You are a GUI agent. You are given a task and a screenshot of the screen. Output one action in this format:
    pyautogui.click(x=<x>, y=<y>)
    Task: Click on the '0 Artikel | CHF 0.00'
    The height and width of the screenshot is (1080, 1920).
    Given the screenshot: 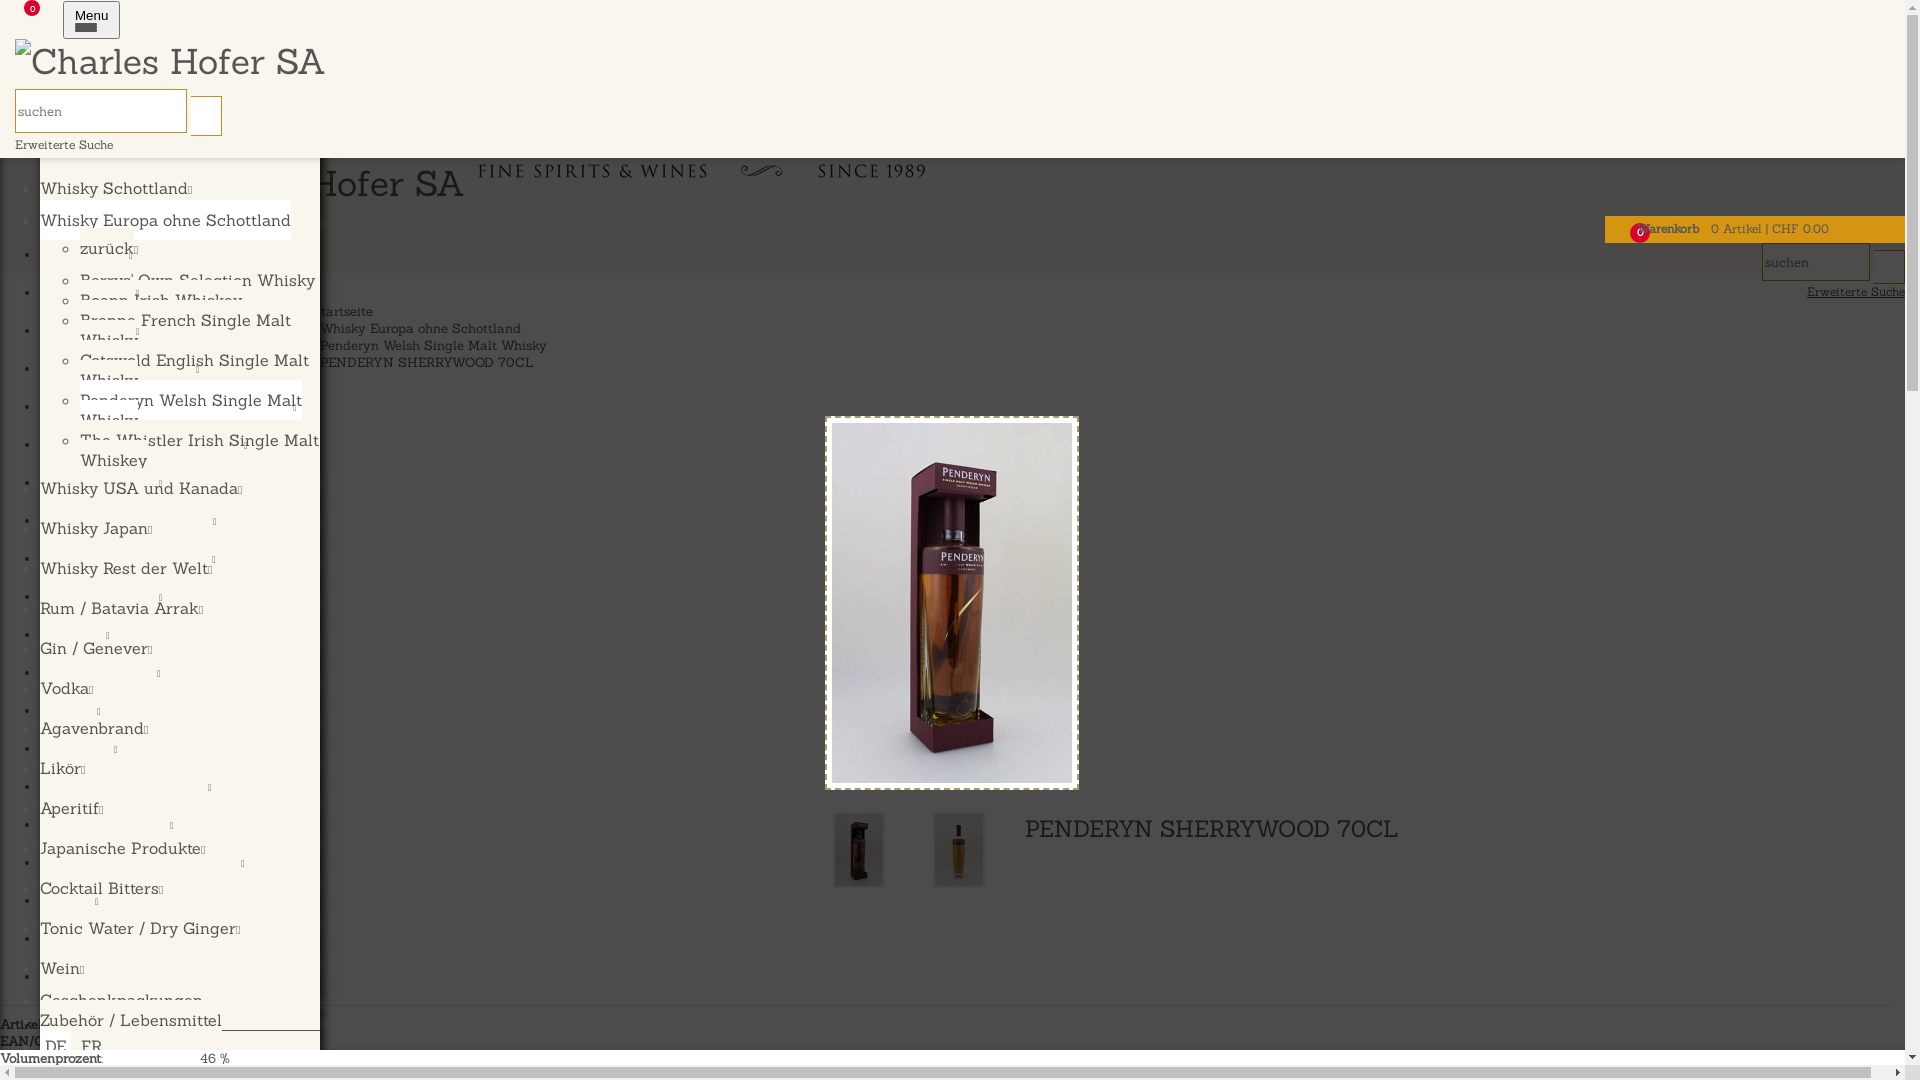 What is the action you would take?
    pyautogui.click(x=1770, y=227)
    